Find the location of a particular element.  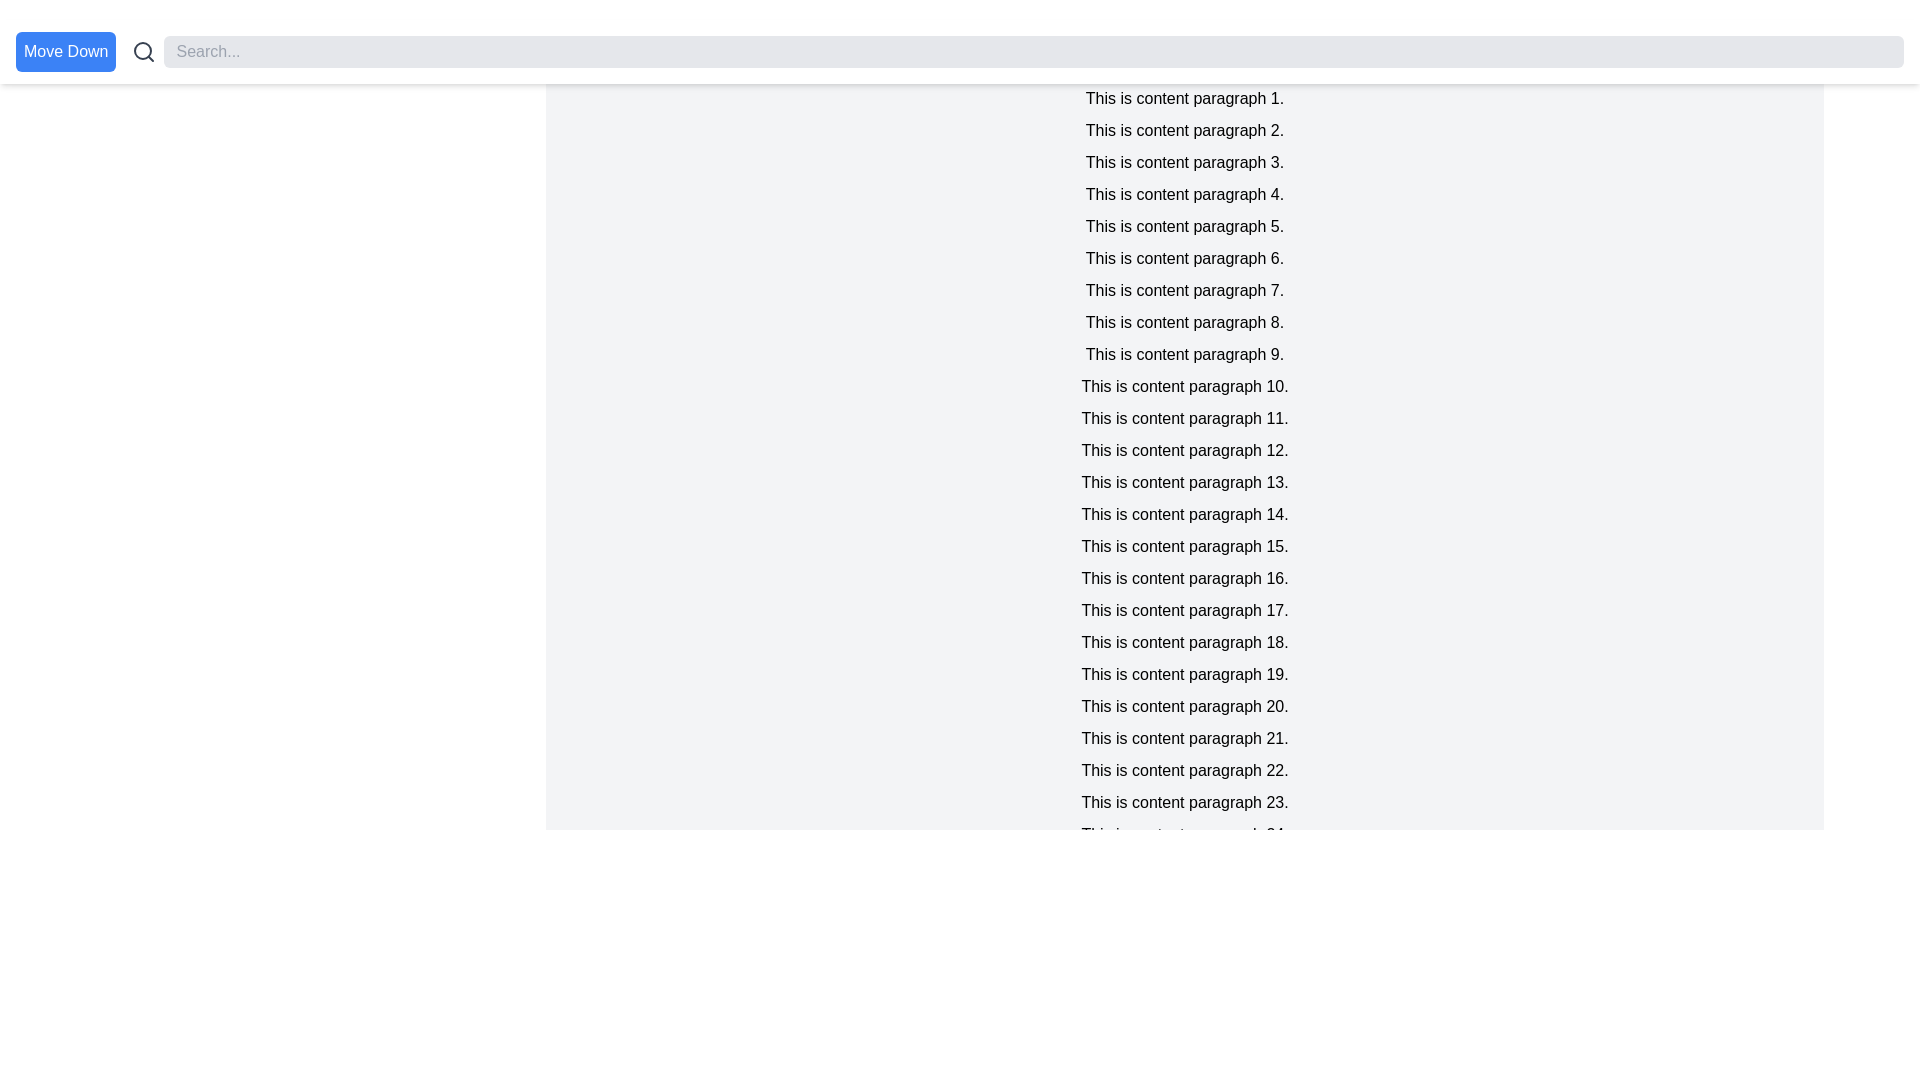

the 11th paragraph text element within the 'Content' section, which displays non-interactive text content is located at coordinates (1185, 418).